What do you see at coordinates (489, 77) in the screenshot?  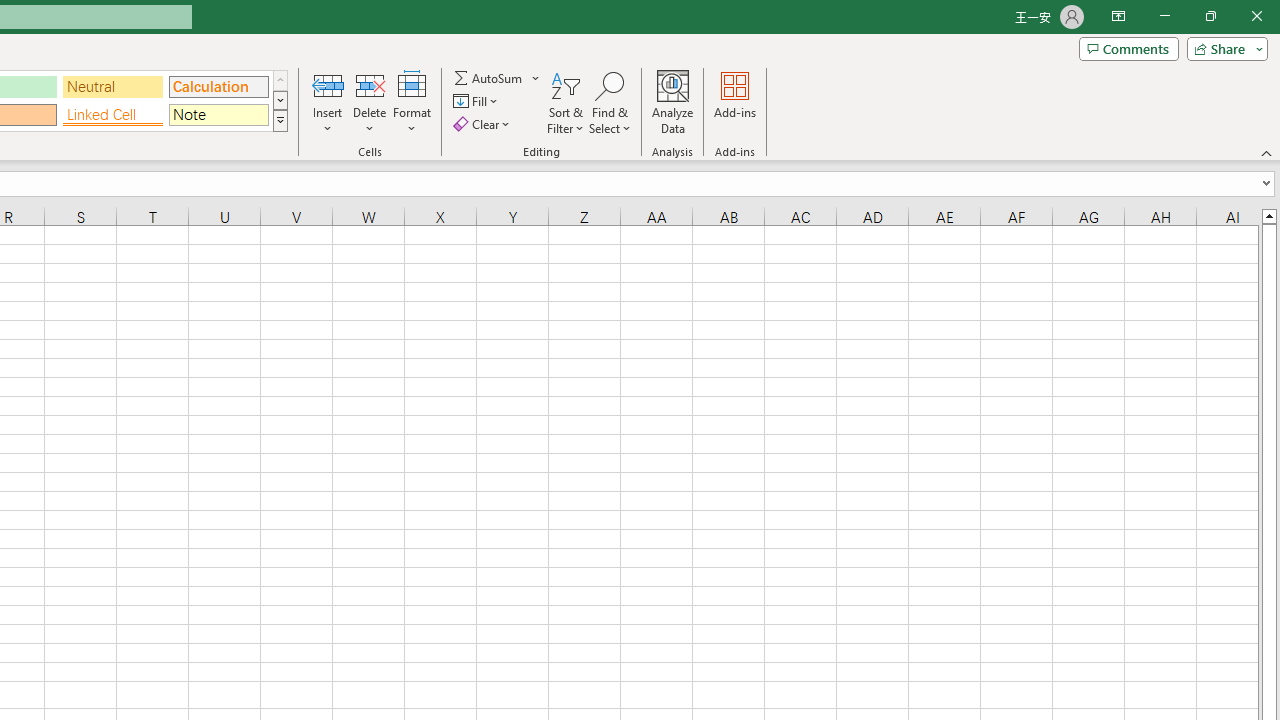 I see `'Sum'` at bounding box center [489, 77].